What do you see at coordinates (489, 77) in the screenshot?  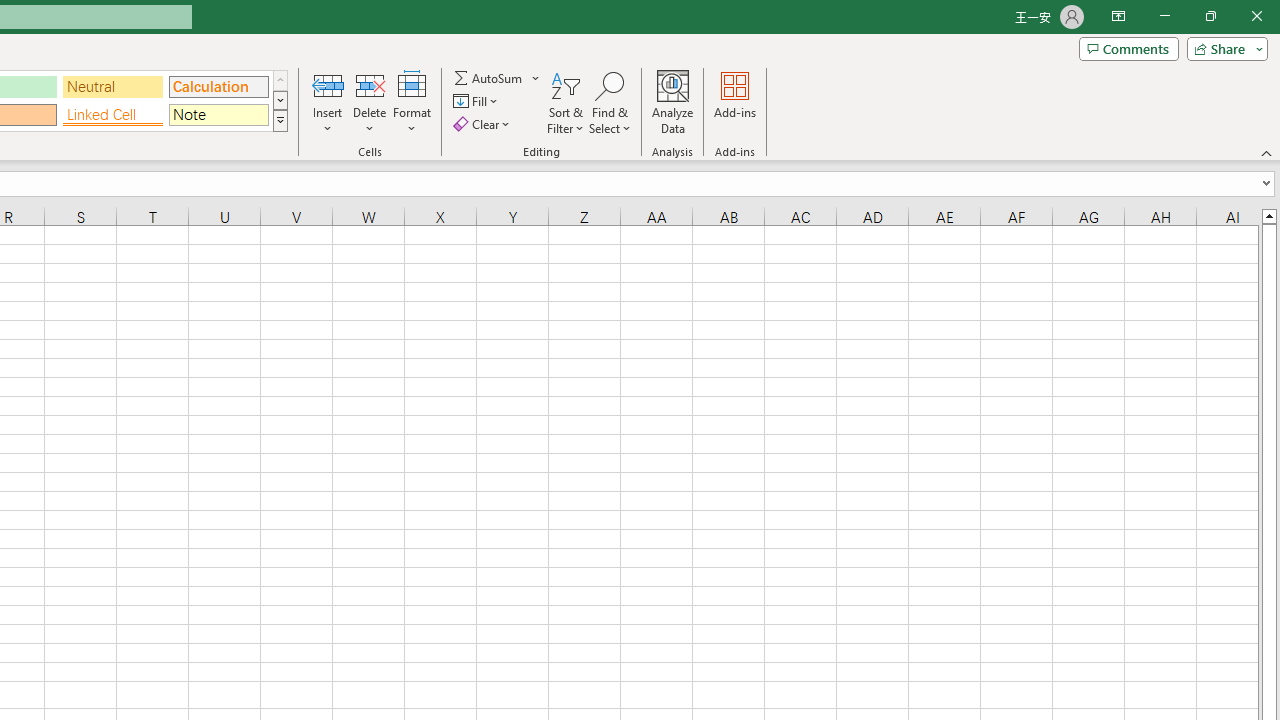 I see `'Sum'` at bounding box center [489, 77].